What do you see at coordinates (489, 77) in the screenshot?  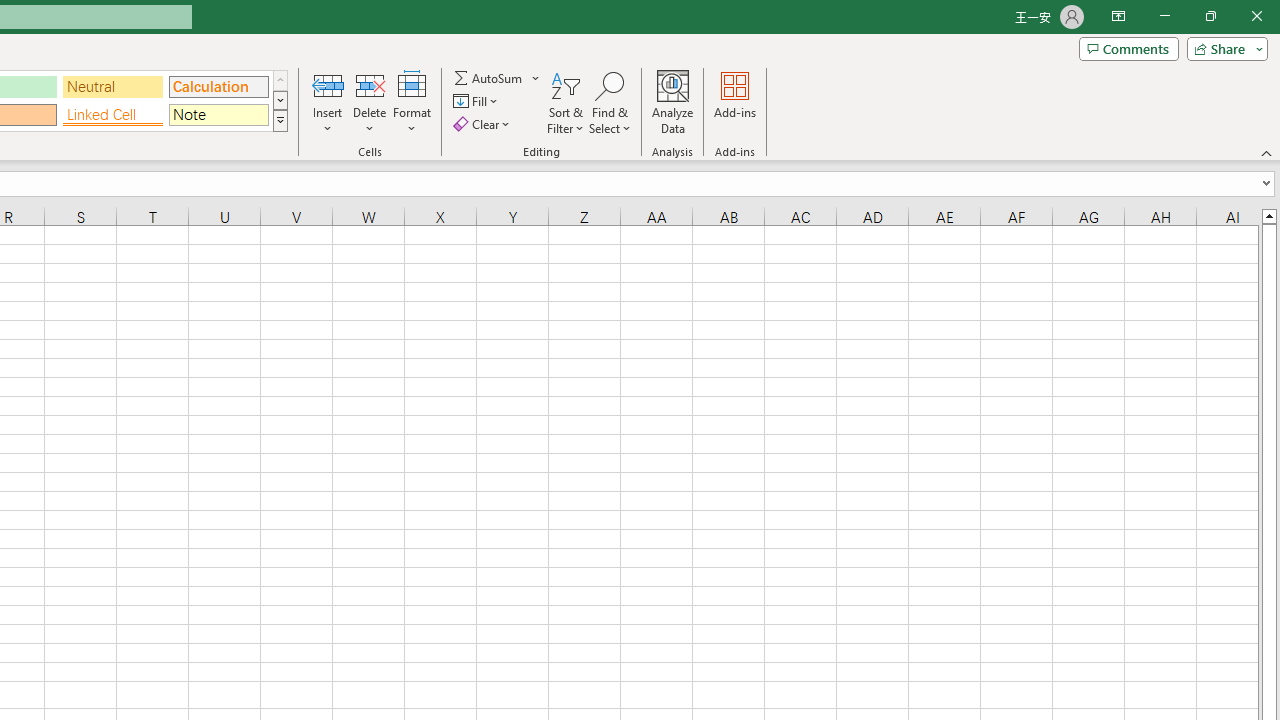 I see `'Sum'` at bounding box center [489, 77].